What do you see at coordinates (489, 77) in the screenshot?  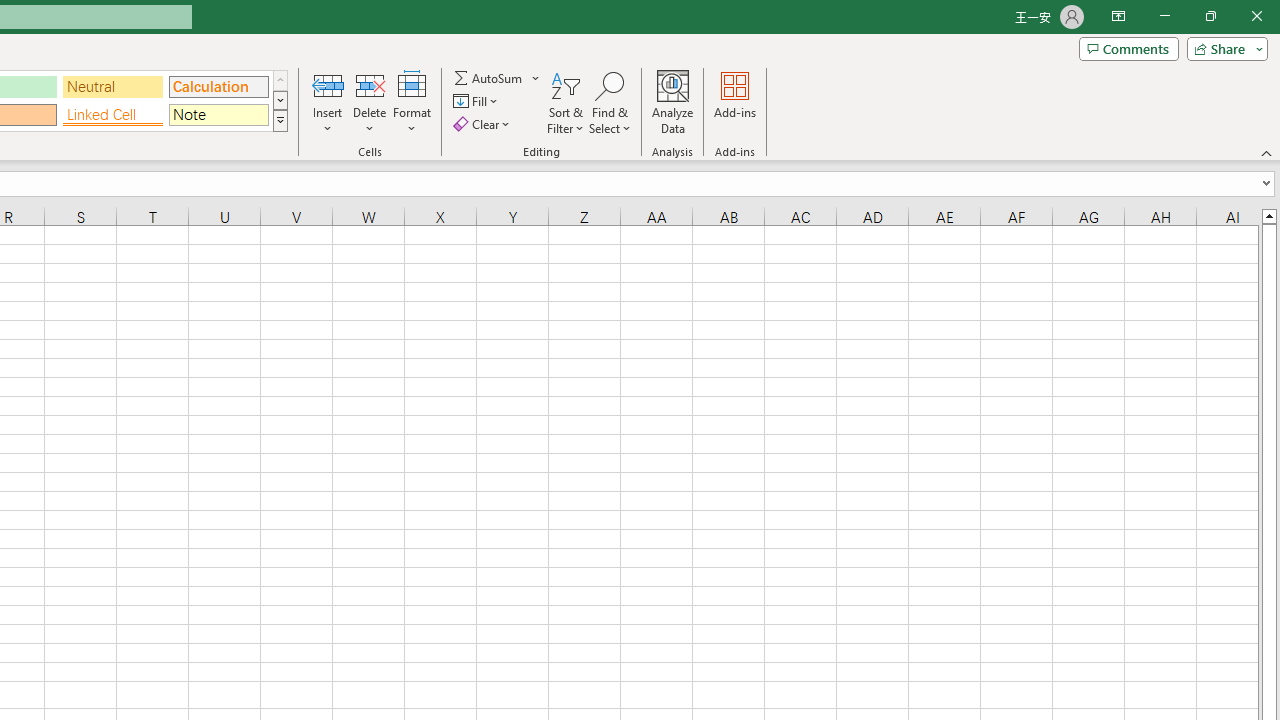 I see `'Sum'` at bounding box center [489, 77].